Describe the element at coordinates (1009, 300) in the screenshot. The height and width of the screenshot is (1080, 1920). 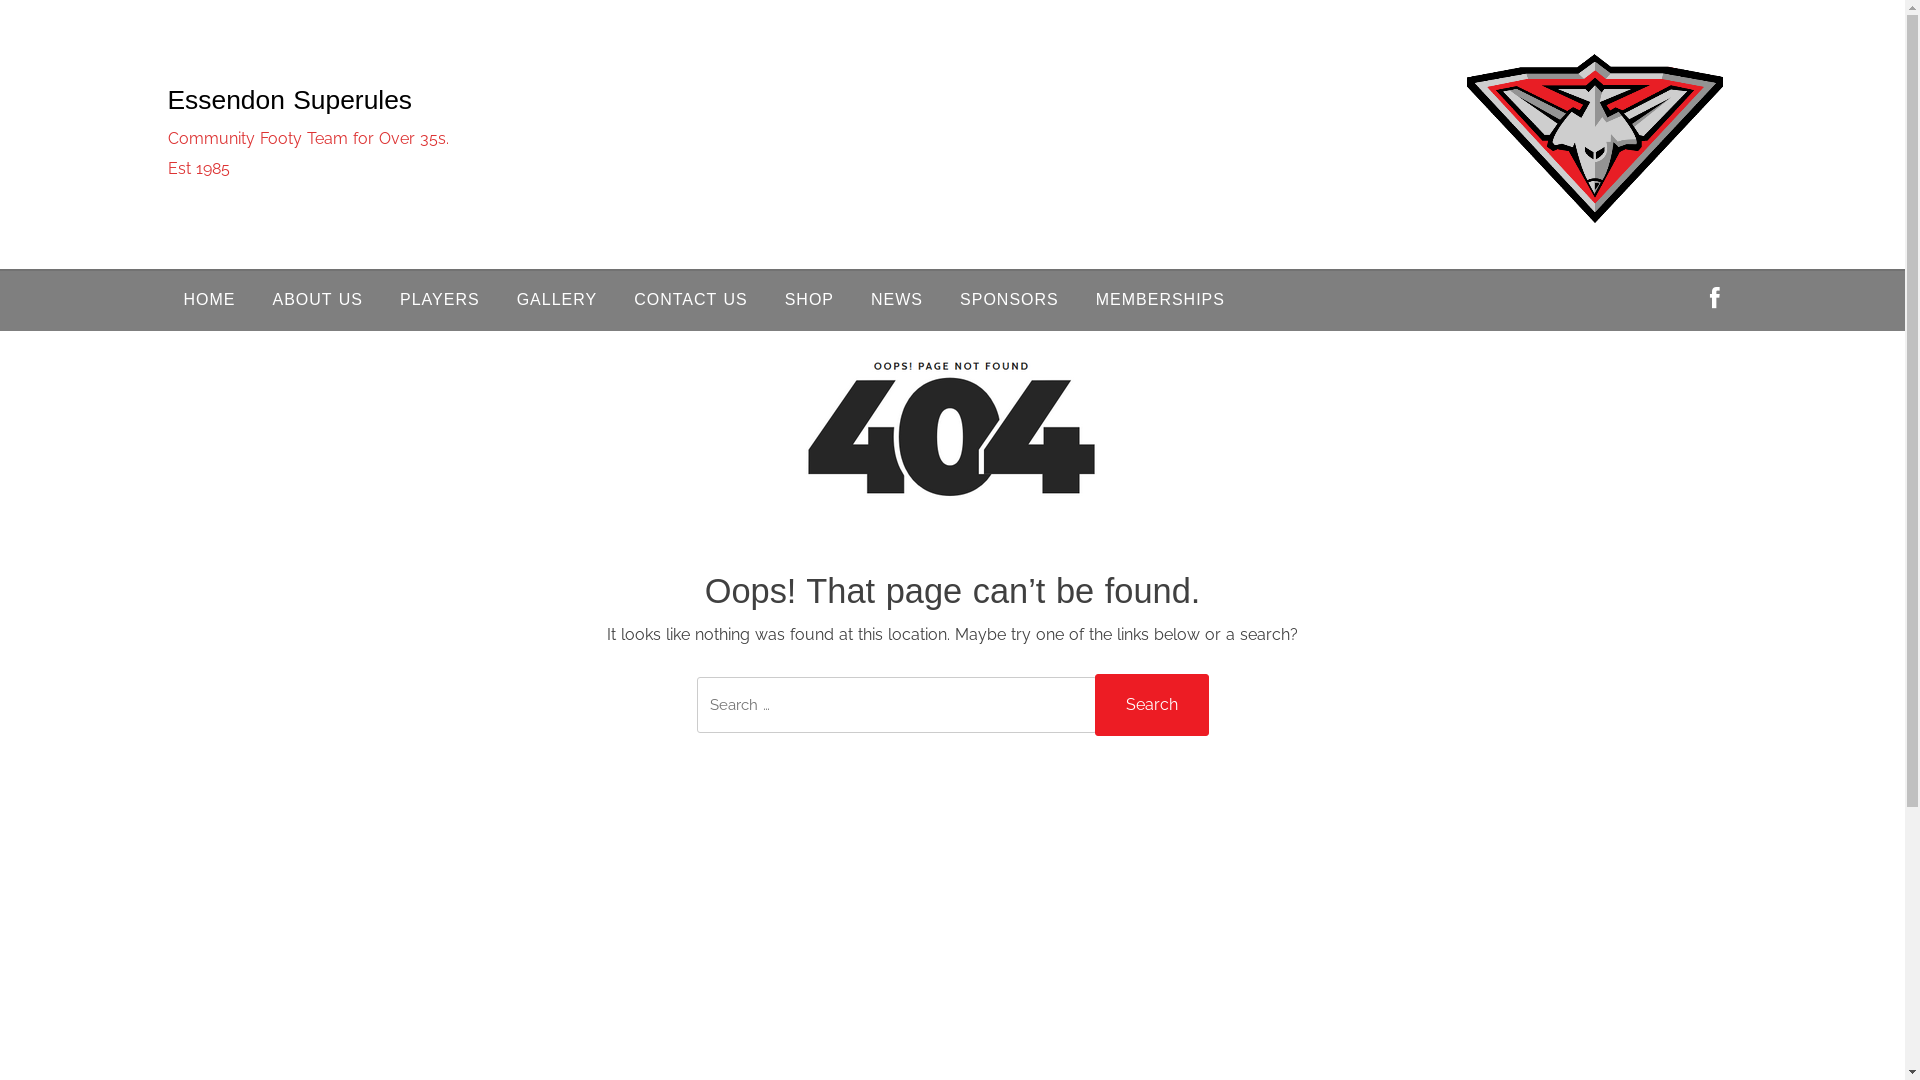
I see `'SPONSORS'` at that location.